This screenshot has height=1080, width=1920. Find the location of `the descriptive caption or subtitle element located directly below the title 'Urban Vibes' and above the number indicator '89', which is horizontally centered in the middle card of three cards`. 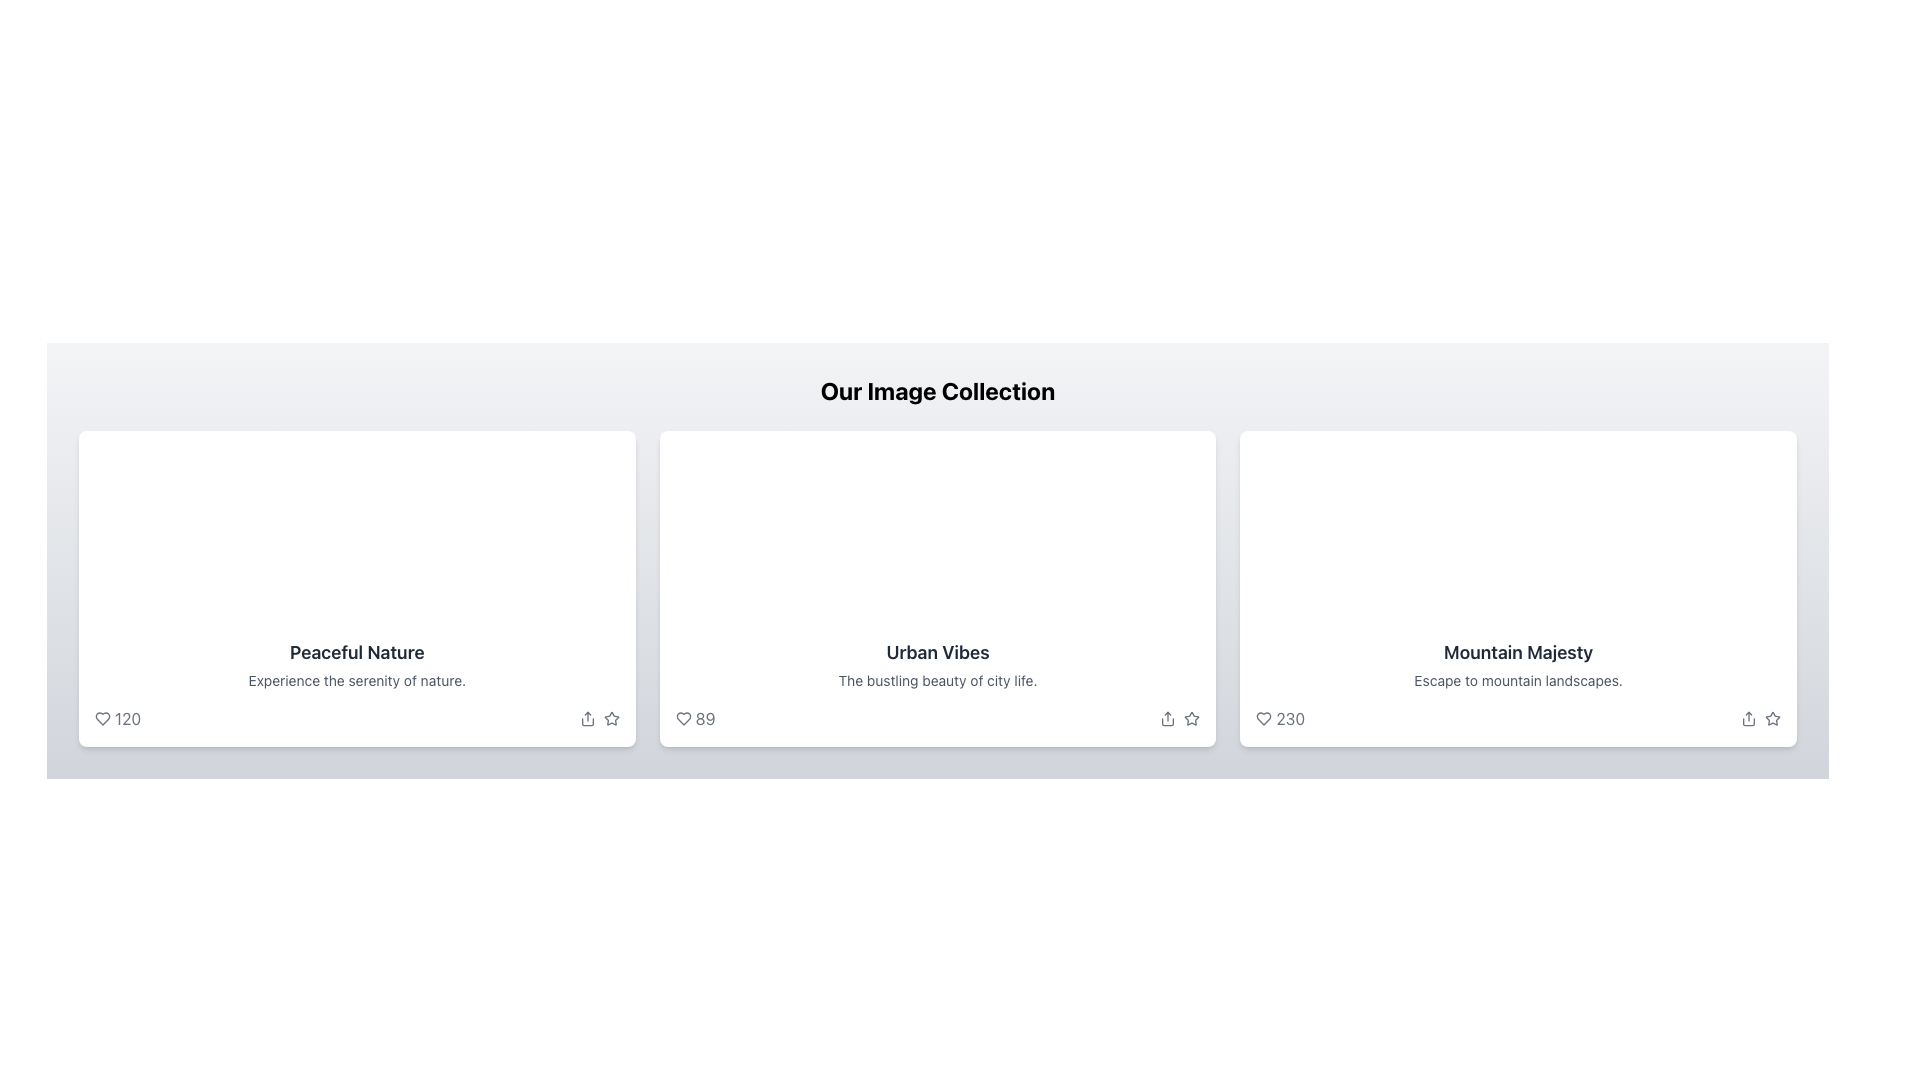

the descriptive caption or subtitle element located directly below the title 'Urban Vibes' and above the number indicator '89', which is horizontally centered in the middle card of three cards is located at coordinates (936, 680).